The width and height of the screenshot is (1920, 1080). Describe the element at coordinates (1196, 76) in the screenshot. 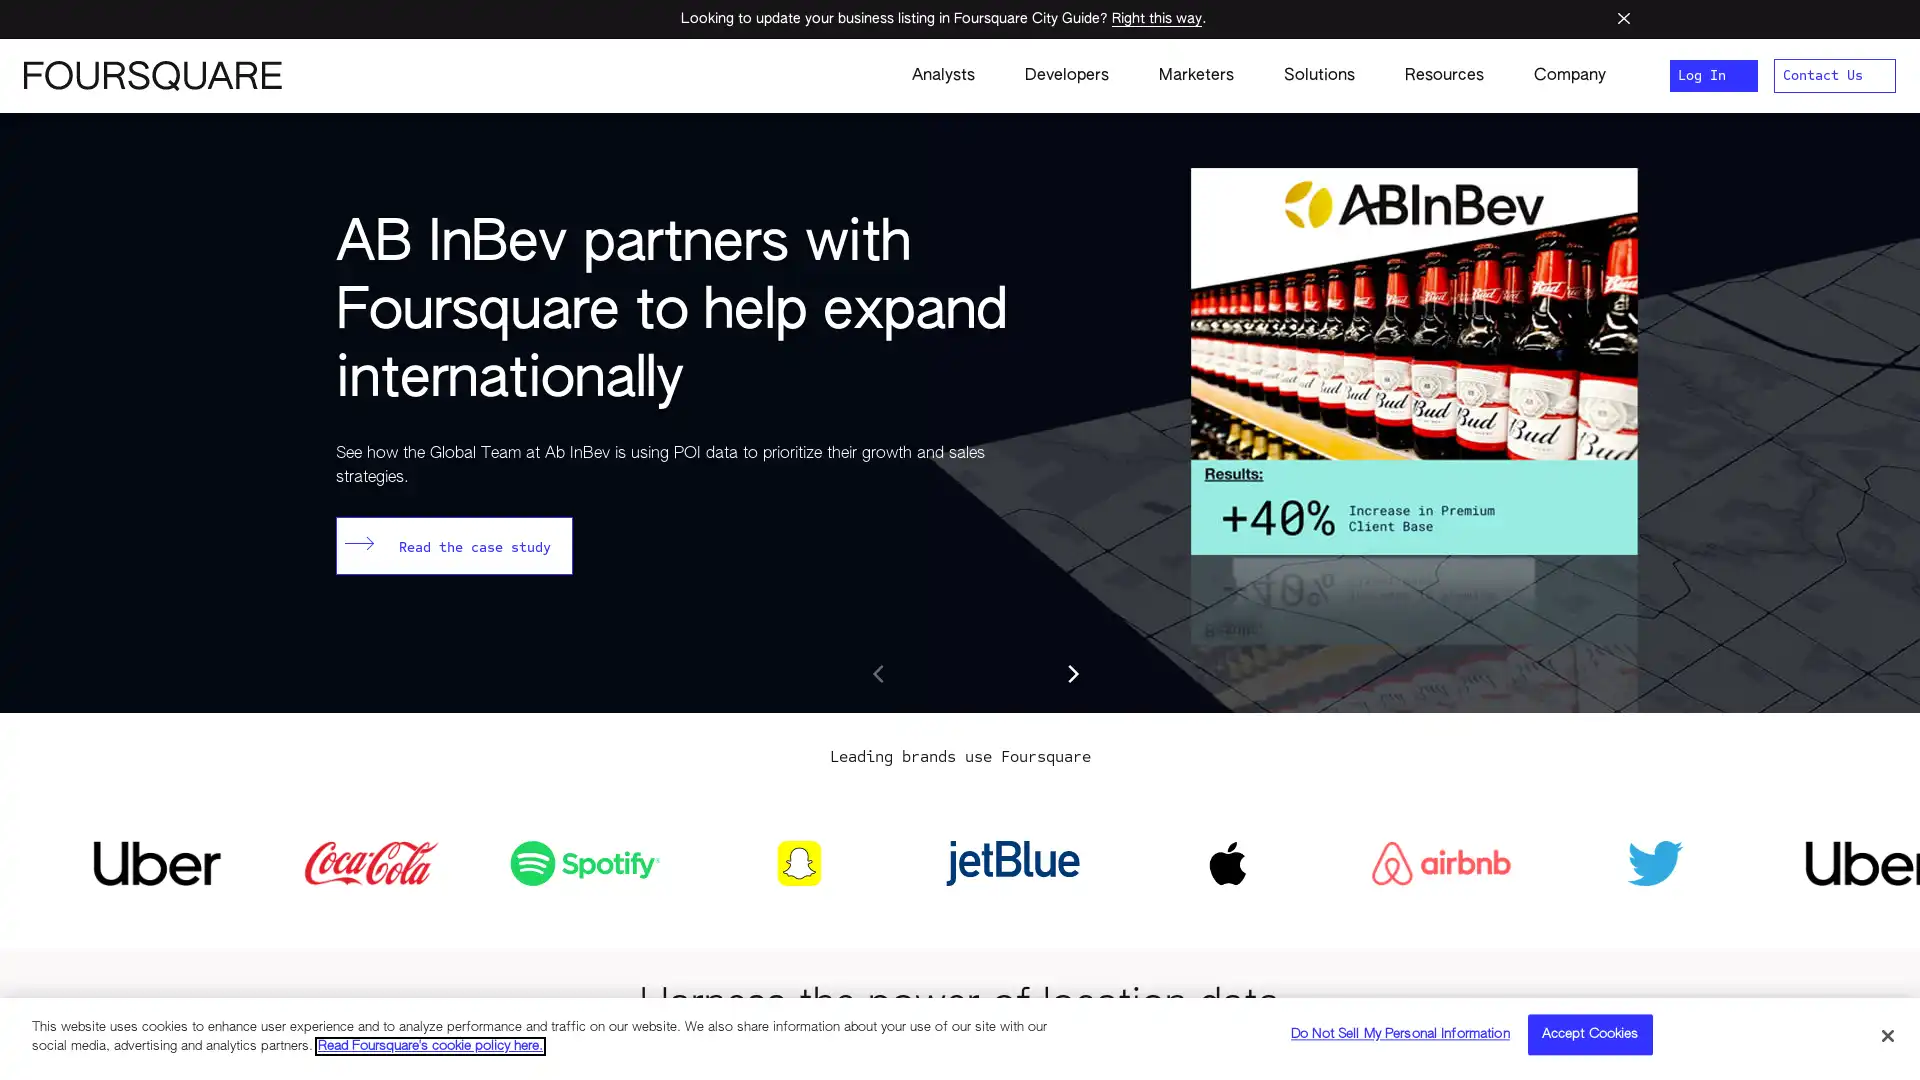

I see `Marketers` at that location.